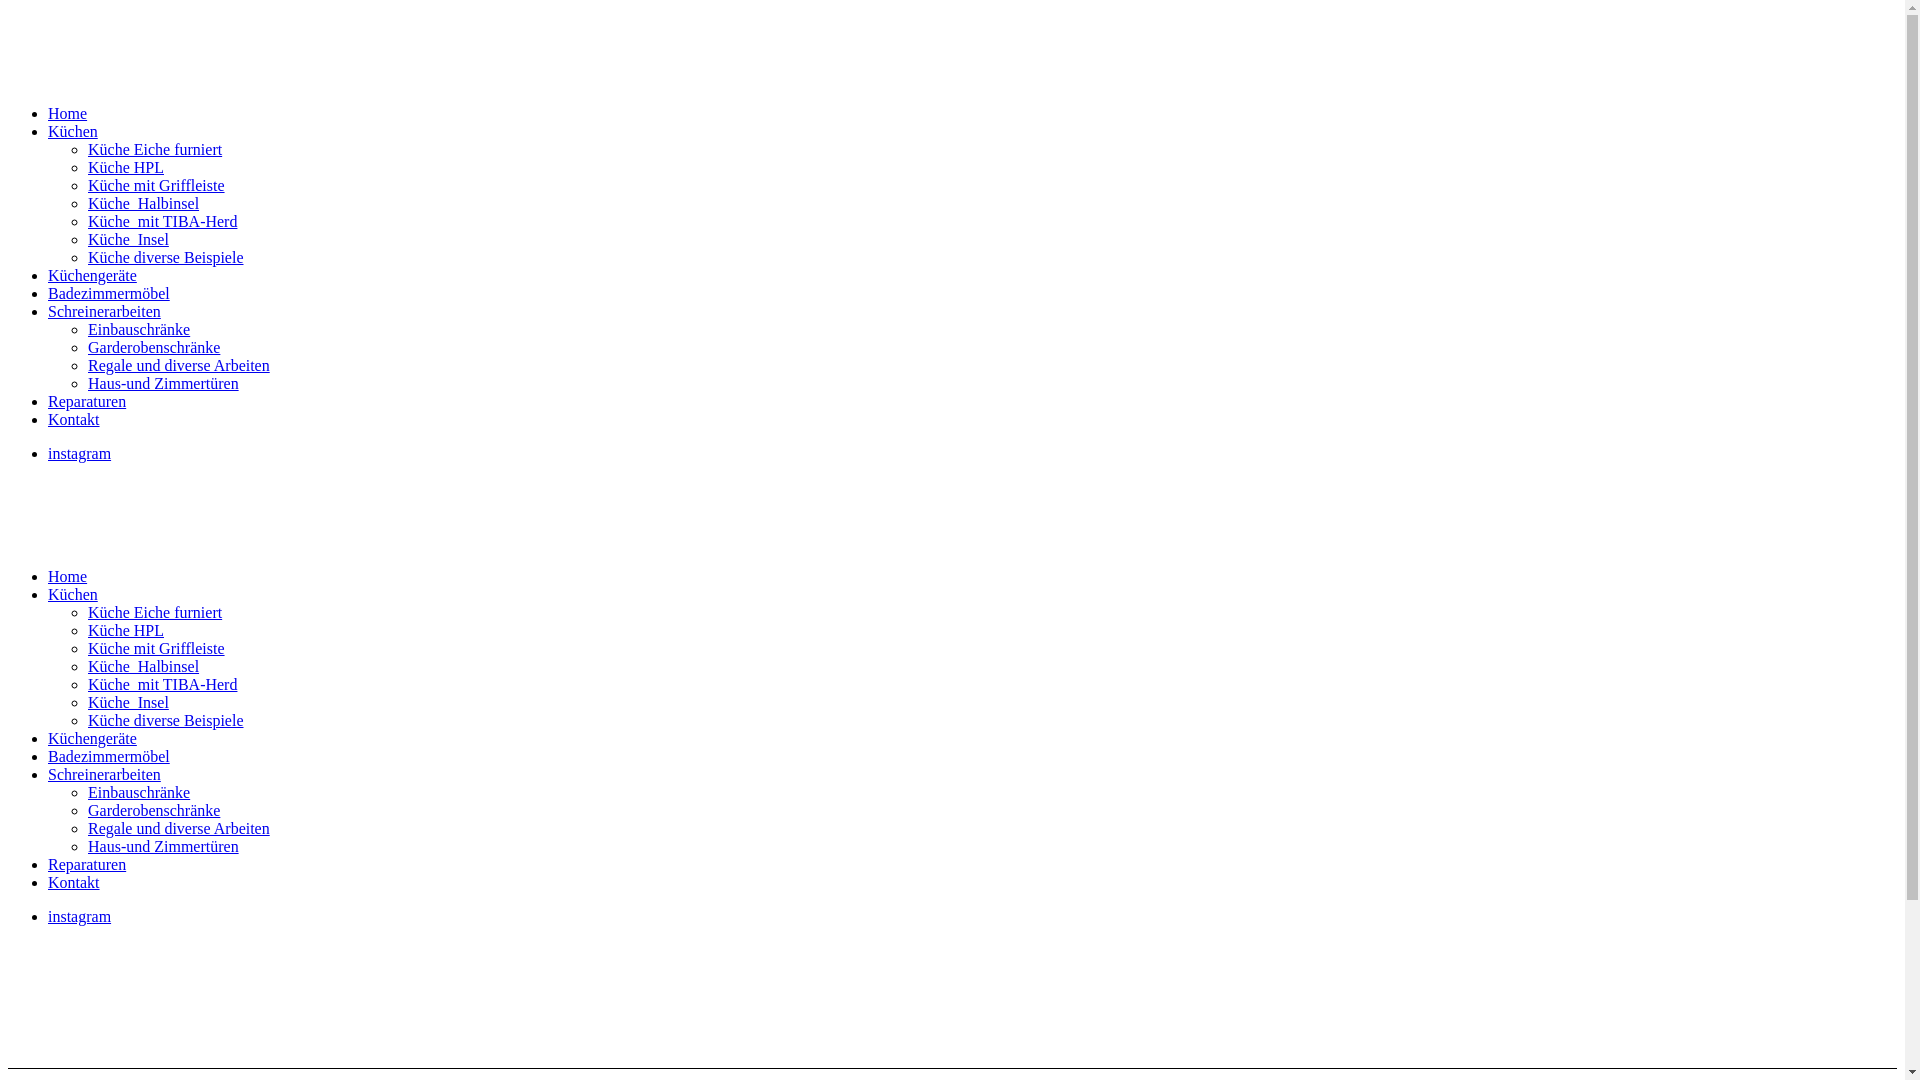  What do you see at coordinates (73, 881) in the screenshot?
I see `'Kontakt'` at bounding box center [73, 881].